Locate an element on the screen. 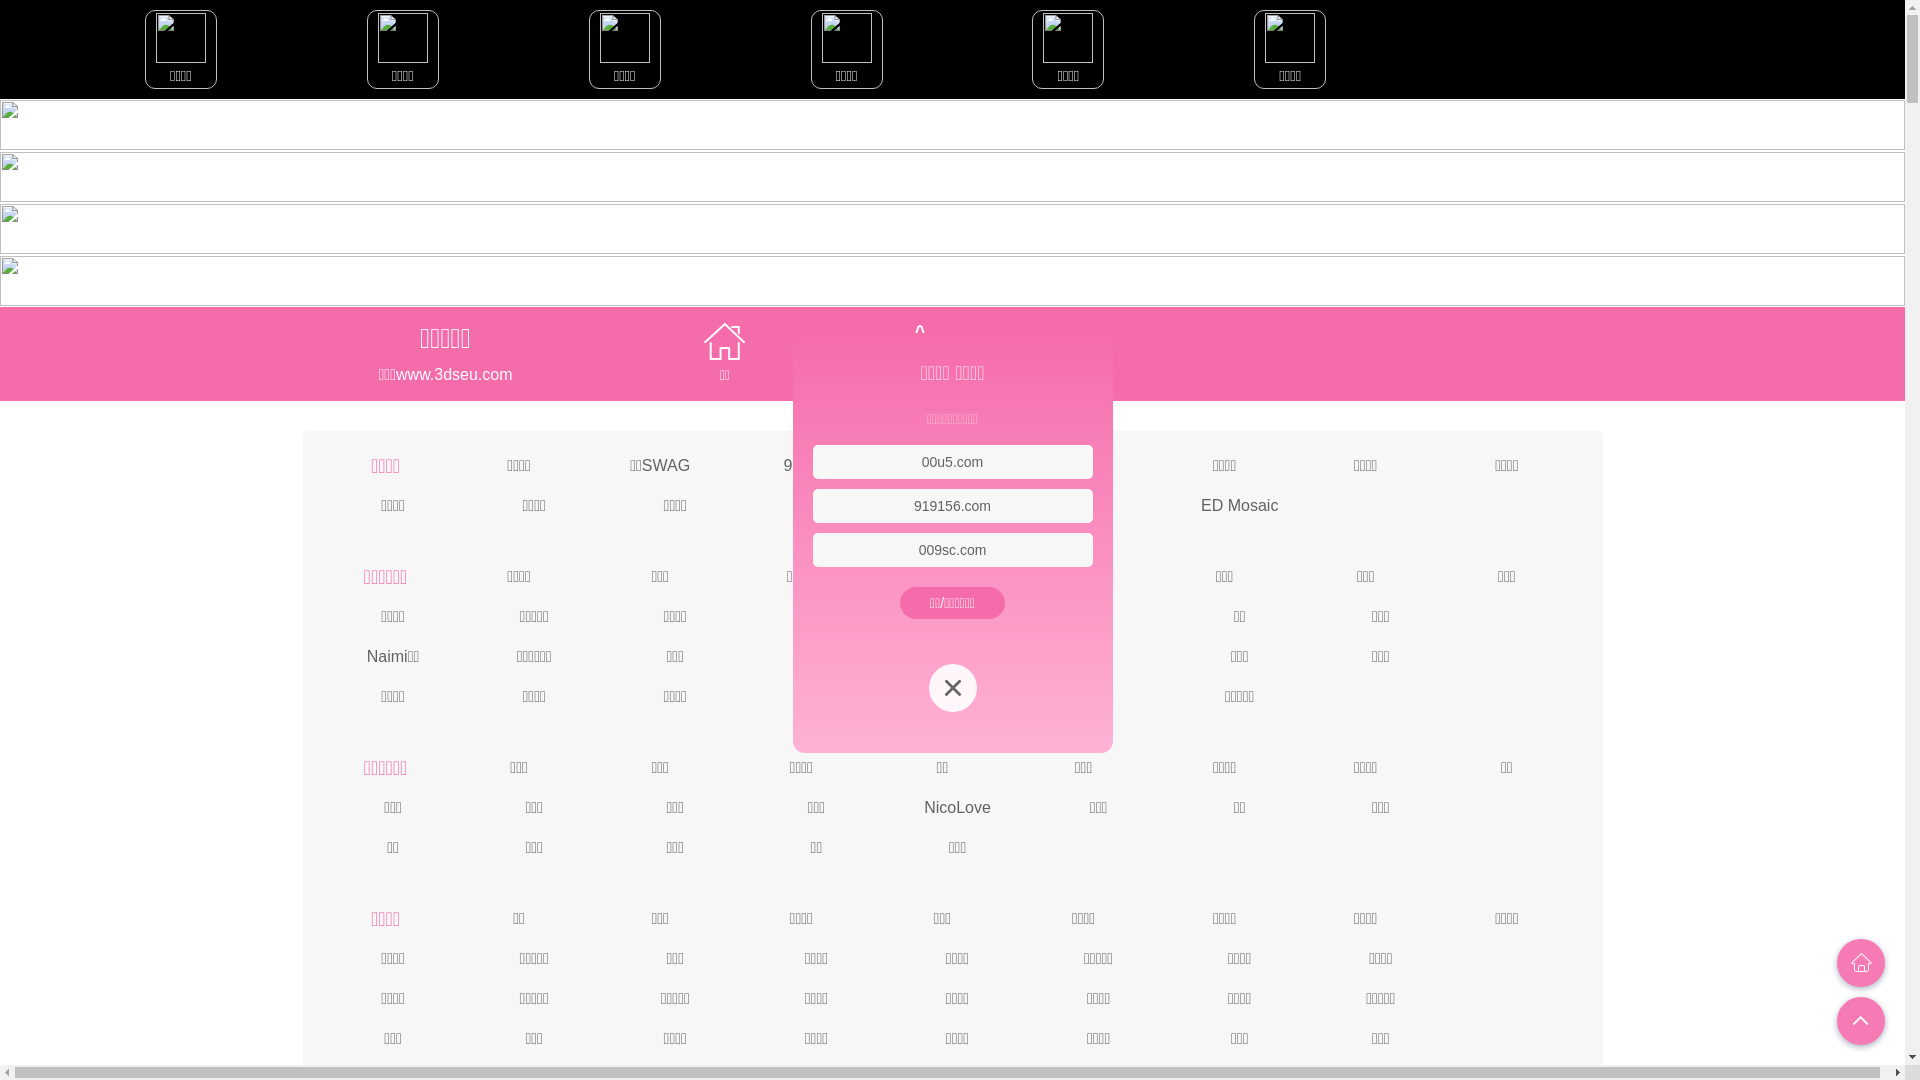 Image resolution: width=1920 pixels, height=1080 pixels. '919156.com' is located at coordinates (912, 504).